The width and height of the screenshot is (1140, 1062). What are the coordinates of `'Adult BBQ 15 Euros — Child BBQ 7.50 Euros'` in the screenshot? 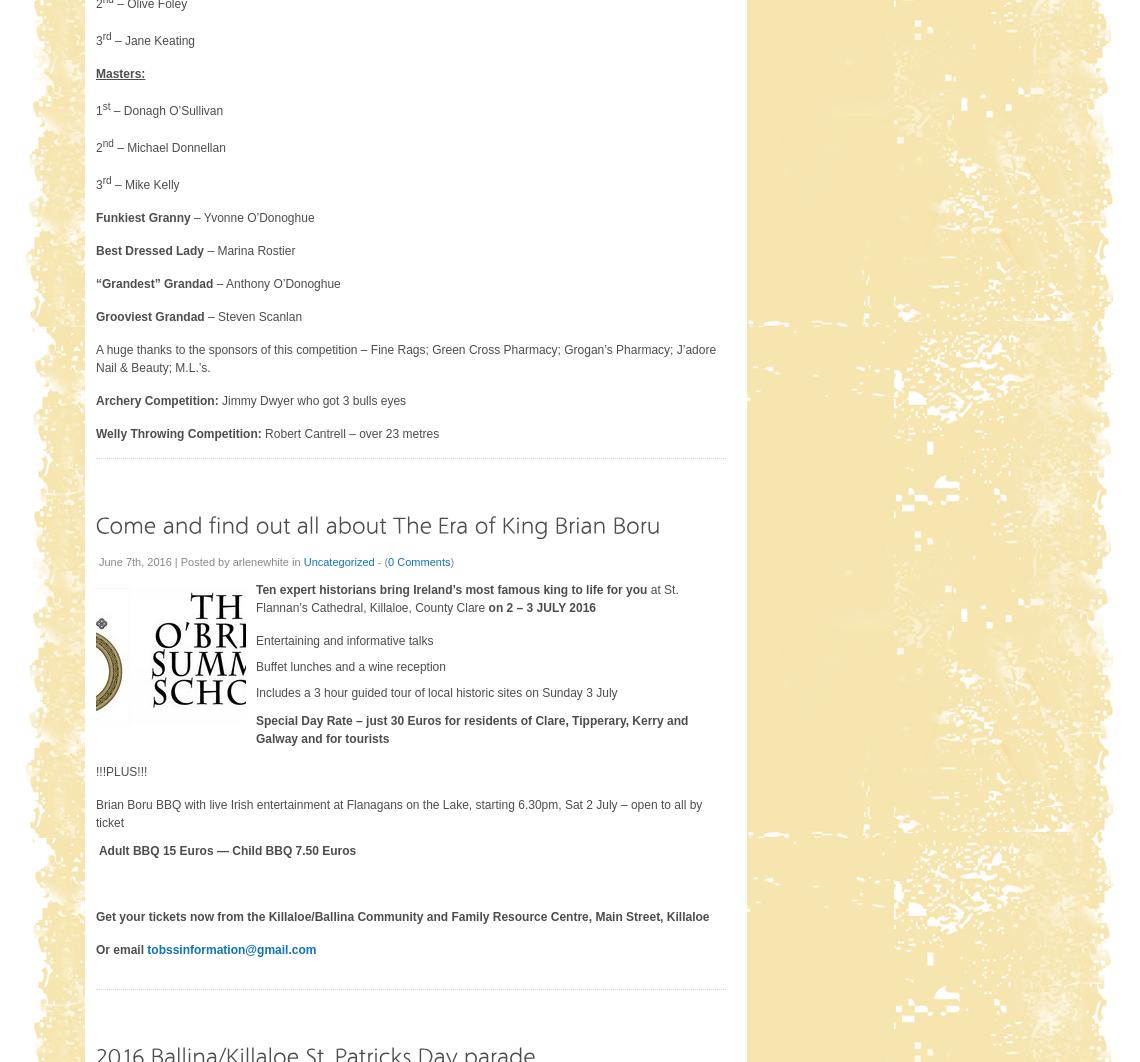 It's located at (225, 849).